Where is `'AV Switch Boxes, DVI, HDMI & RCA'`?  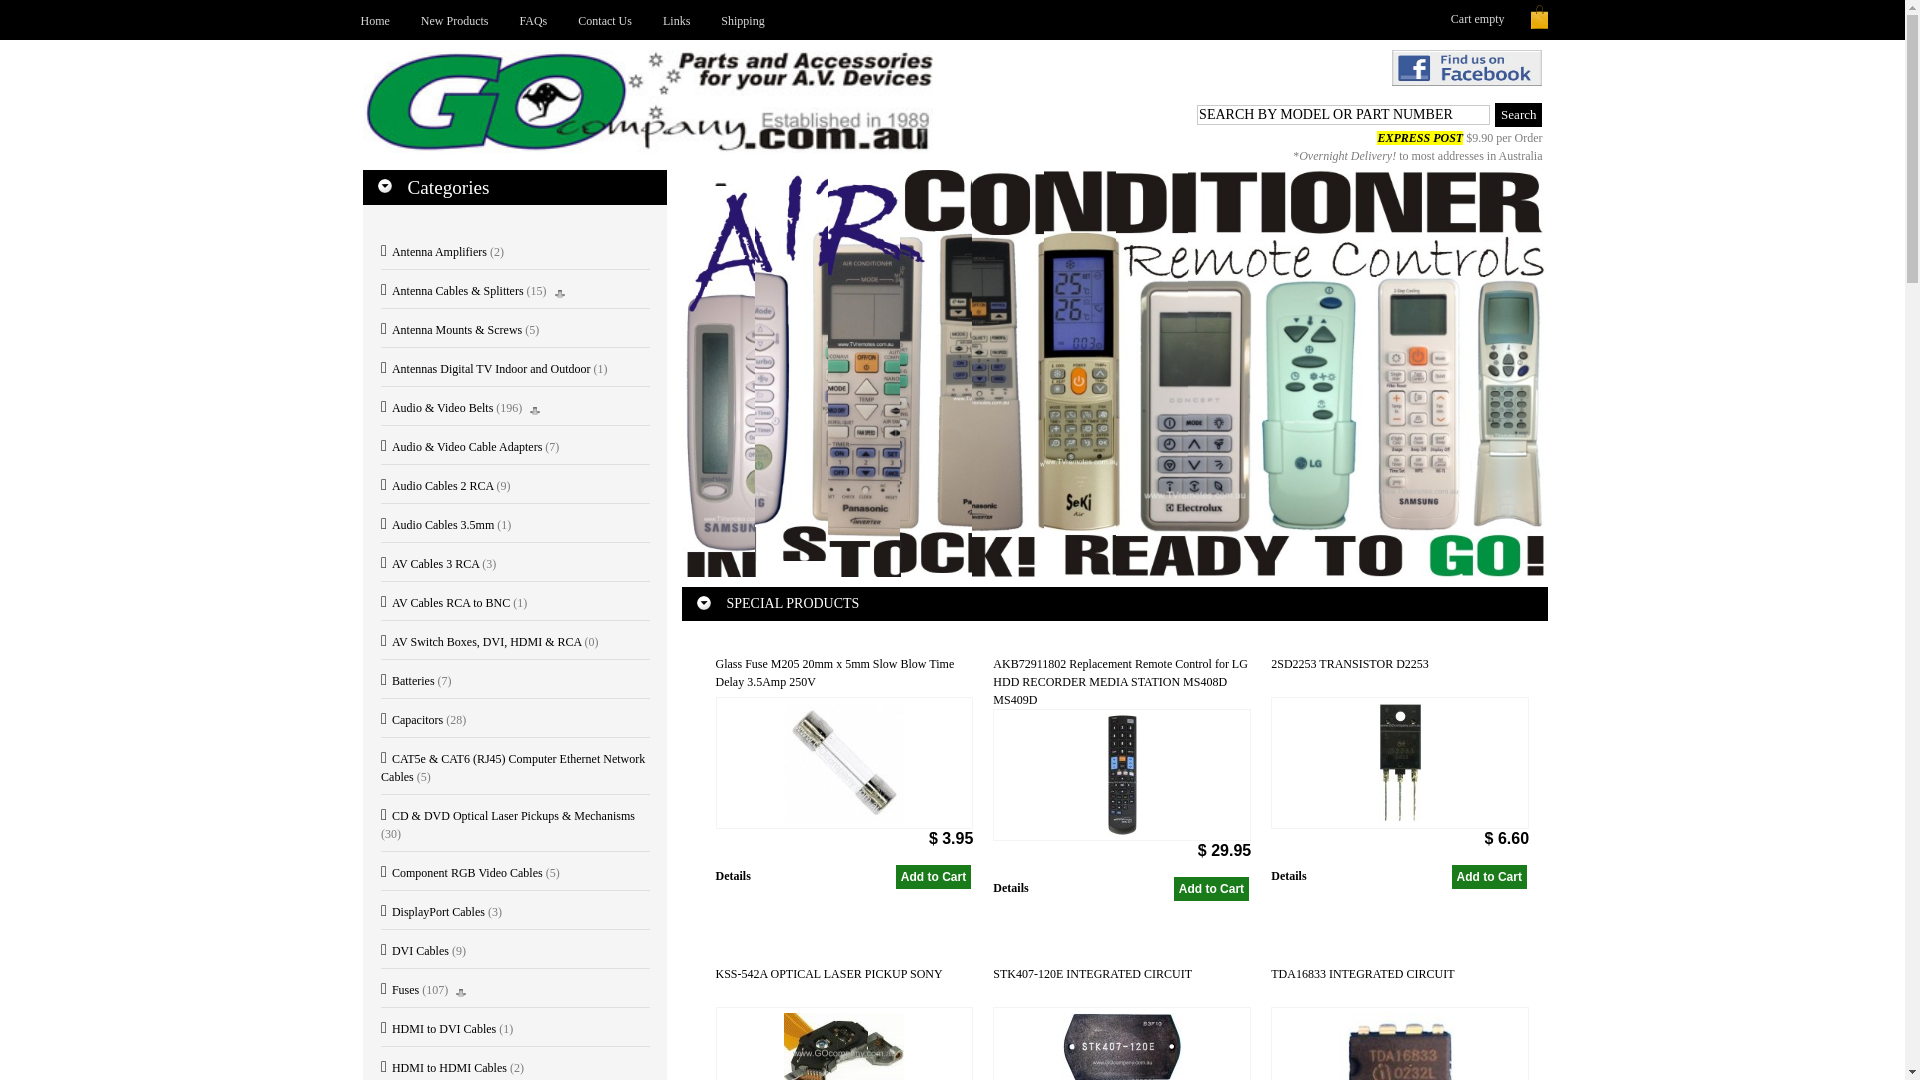
'AV Switch Boxes, DVI, HDMI & RCA' is located at coordinates (480, 641).